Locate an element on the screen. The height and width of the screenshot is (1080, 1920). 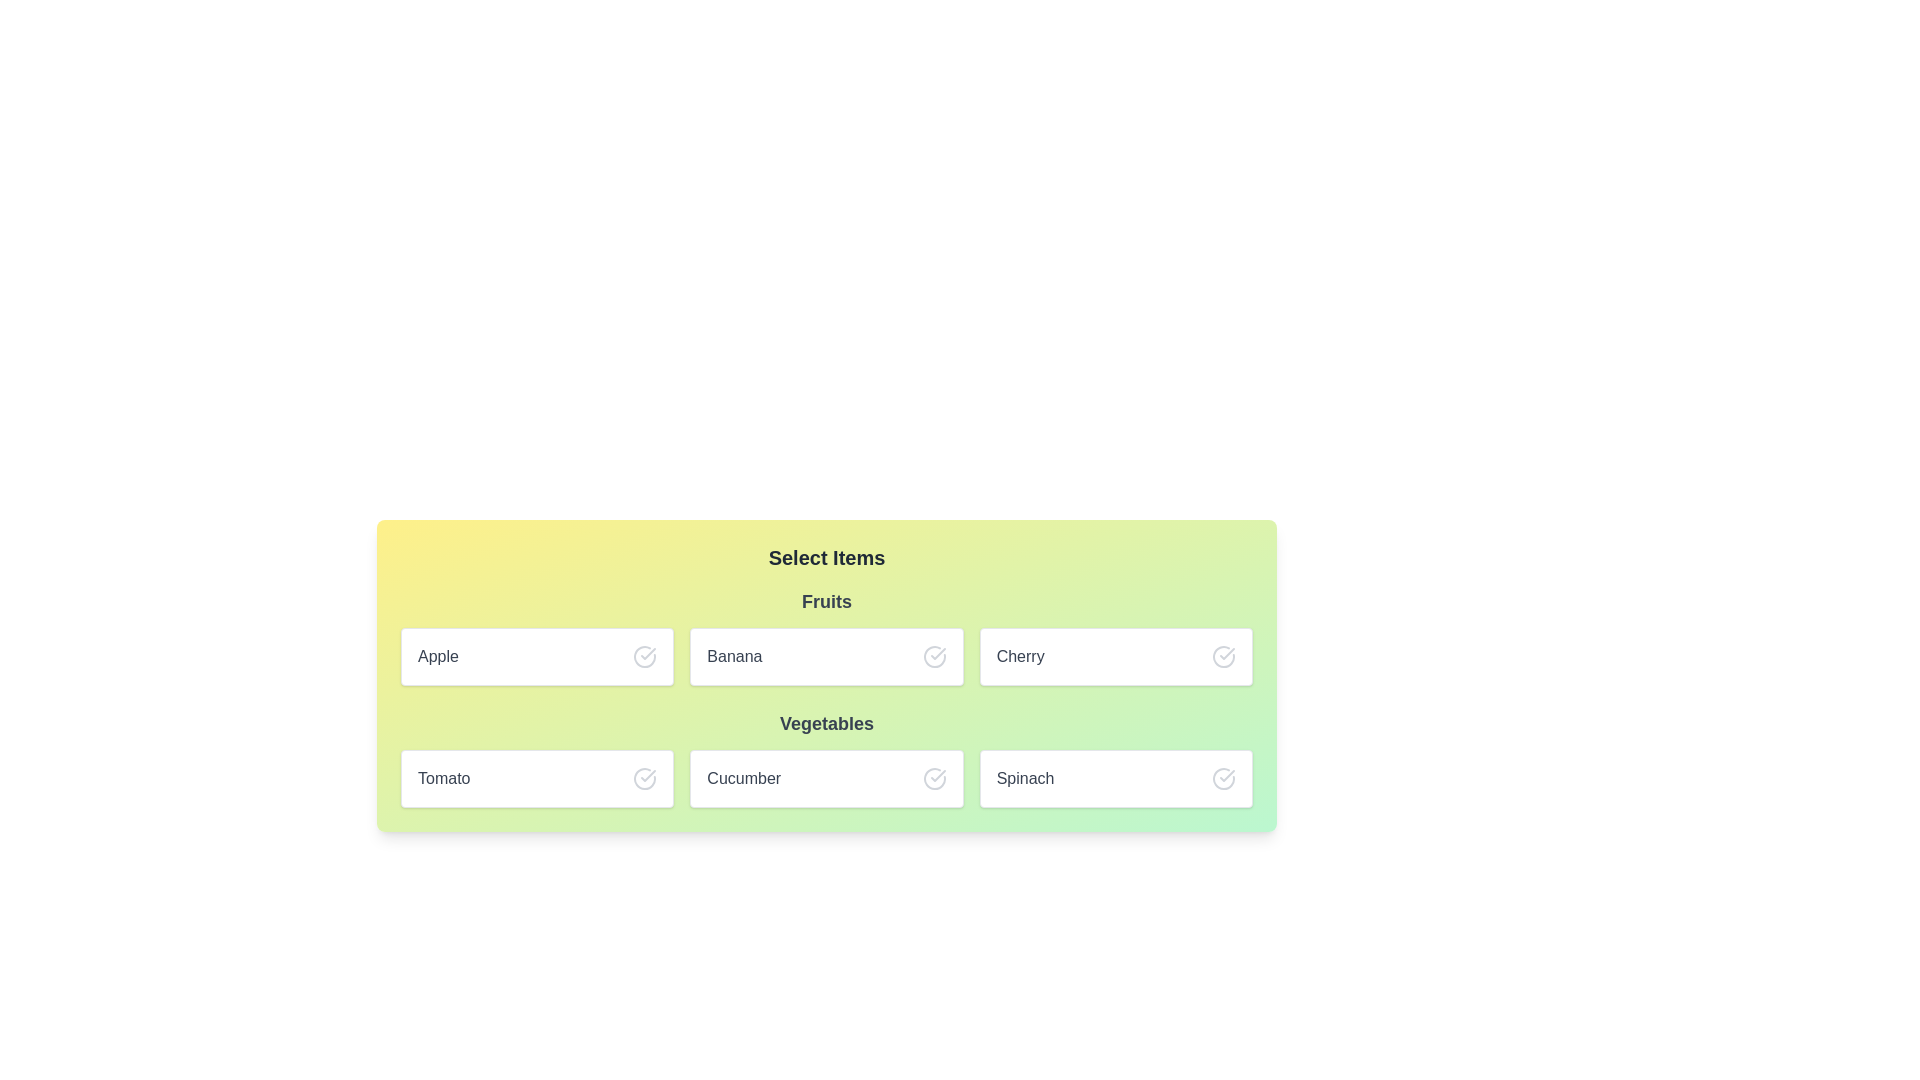
the confirmation icon indicating the 'Tomato' selection in the second row of the selection grid is located at coordinates (648, 774).